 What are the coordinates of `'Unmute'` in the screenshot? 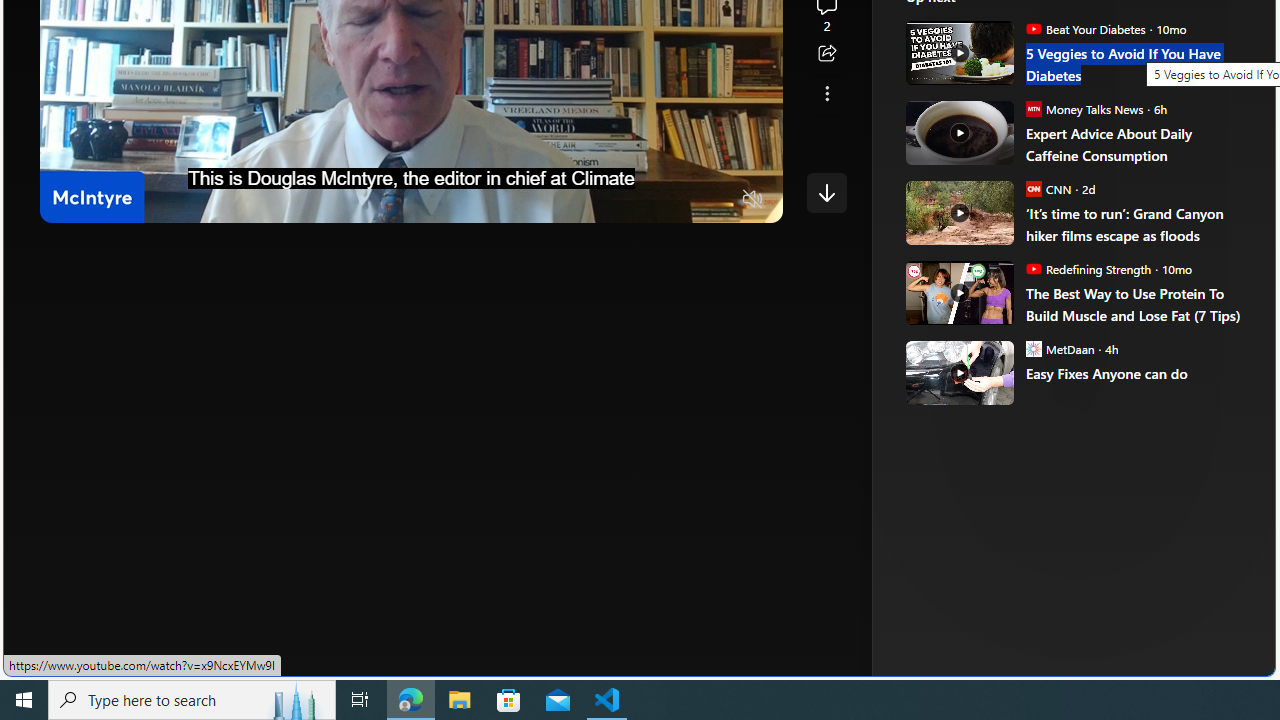 It's located at (752, 200).